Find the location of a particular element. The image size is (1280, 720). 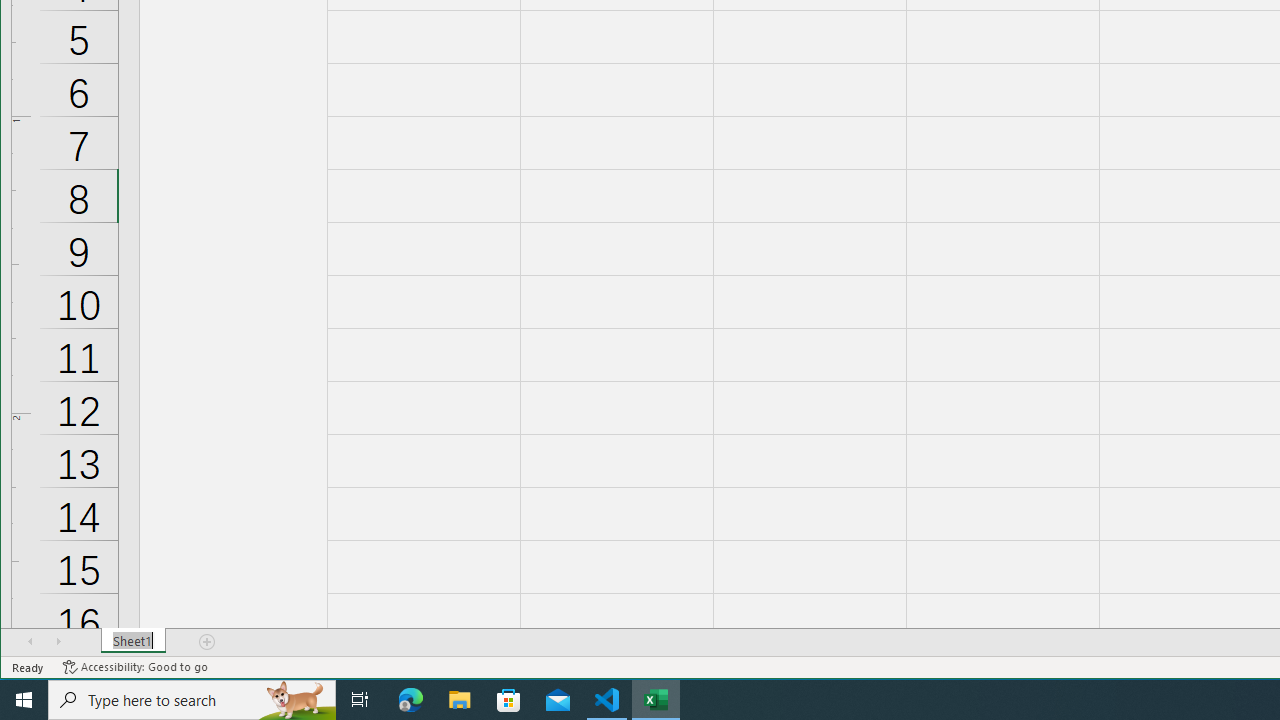

'Microsoft Store' is located at coordinates (509, 698).